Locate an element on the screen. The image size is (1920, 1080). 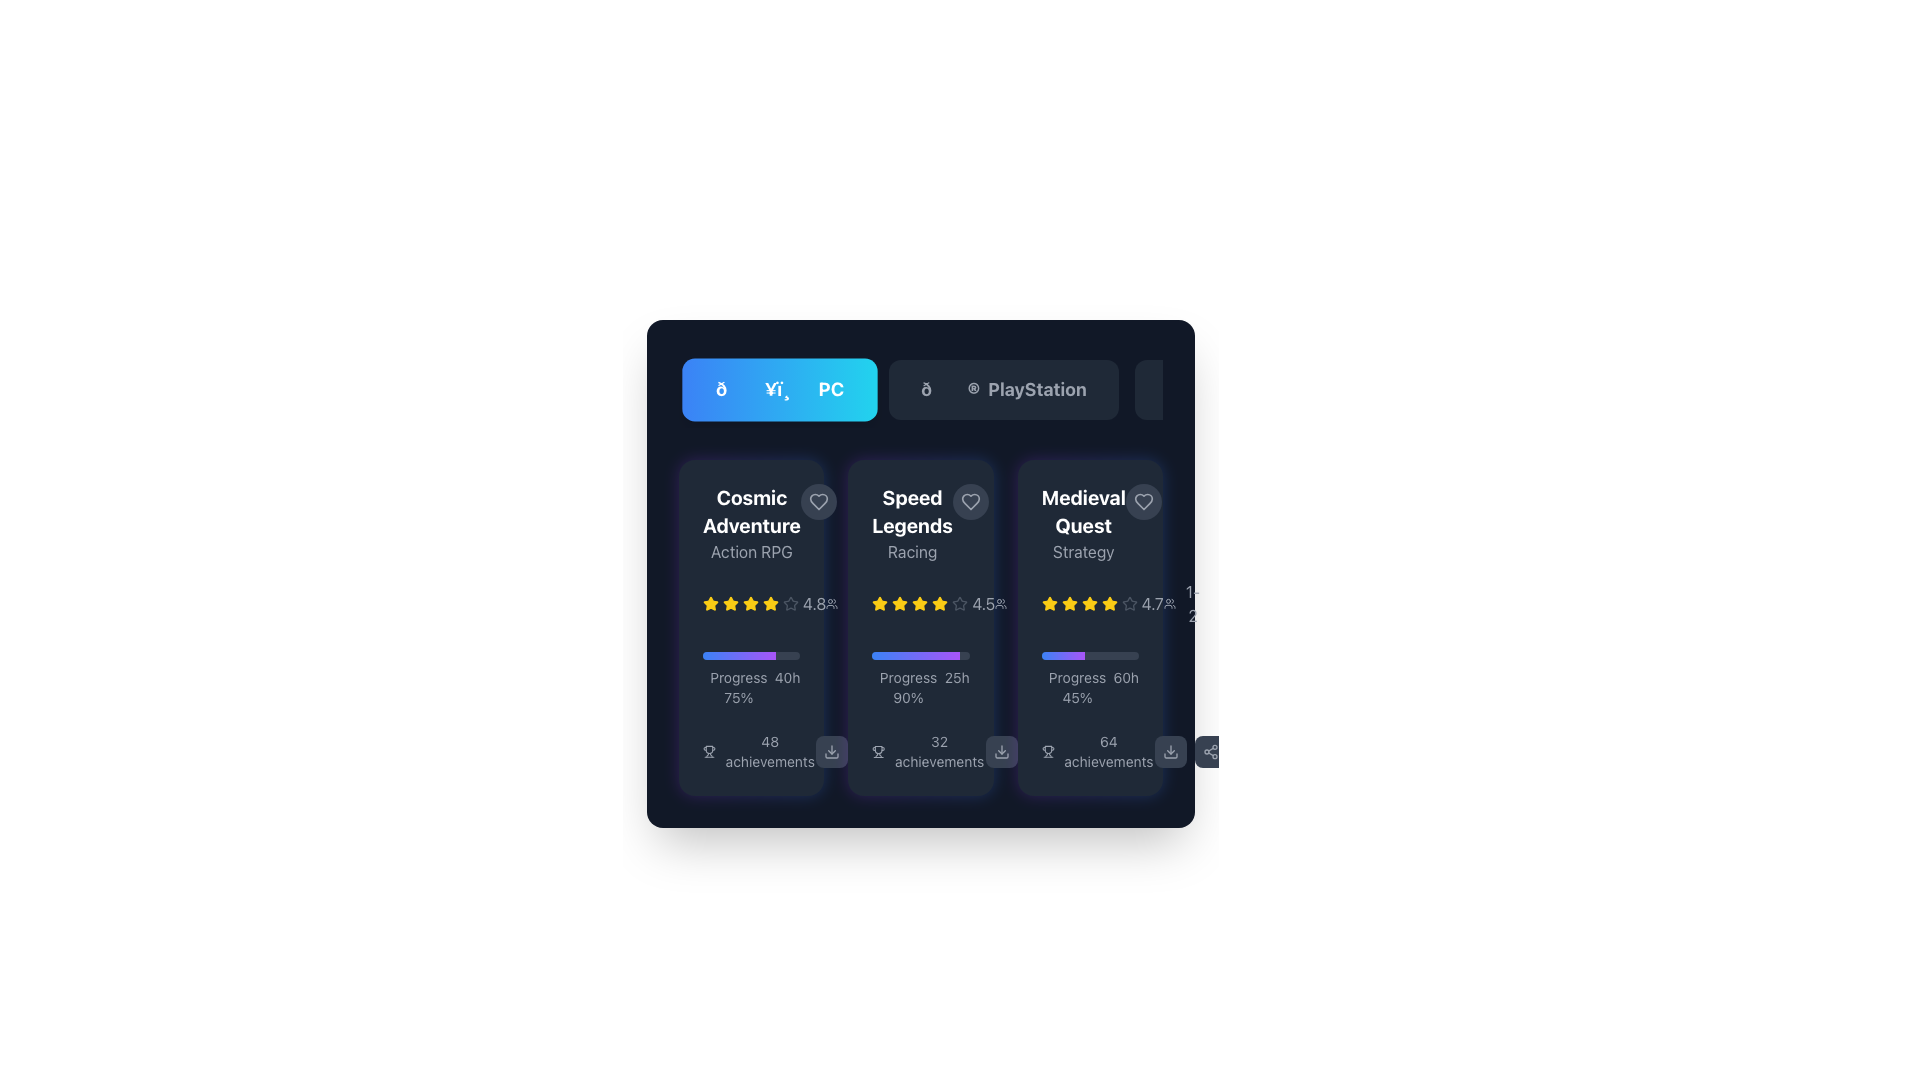
the text label displaying '48 achievements' located in the bottom section of the 'Cosmic Adventure' card is located at coordinates (750, 752).